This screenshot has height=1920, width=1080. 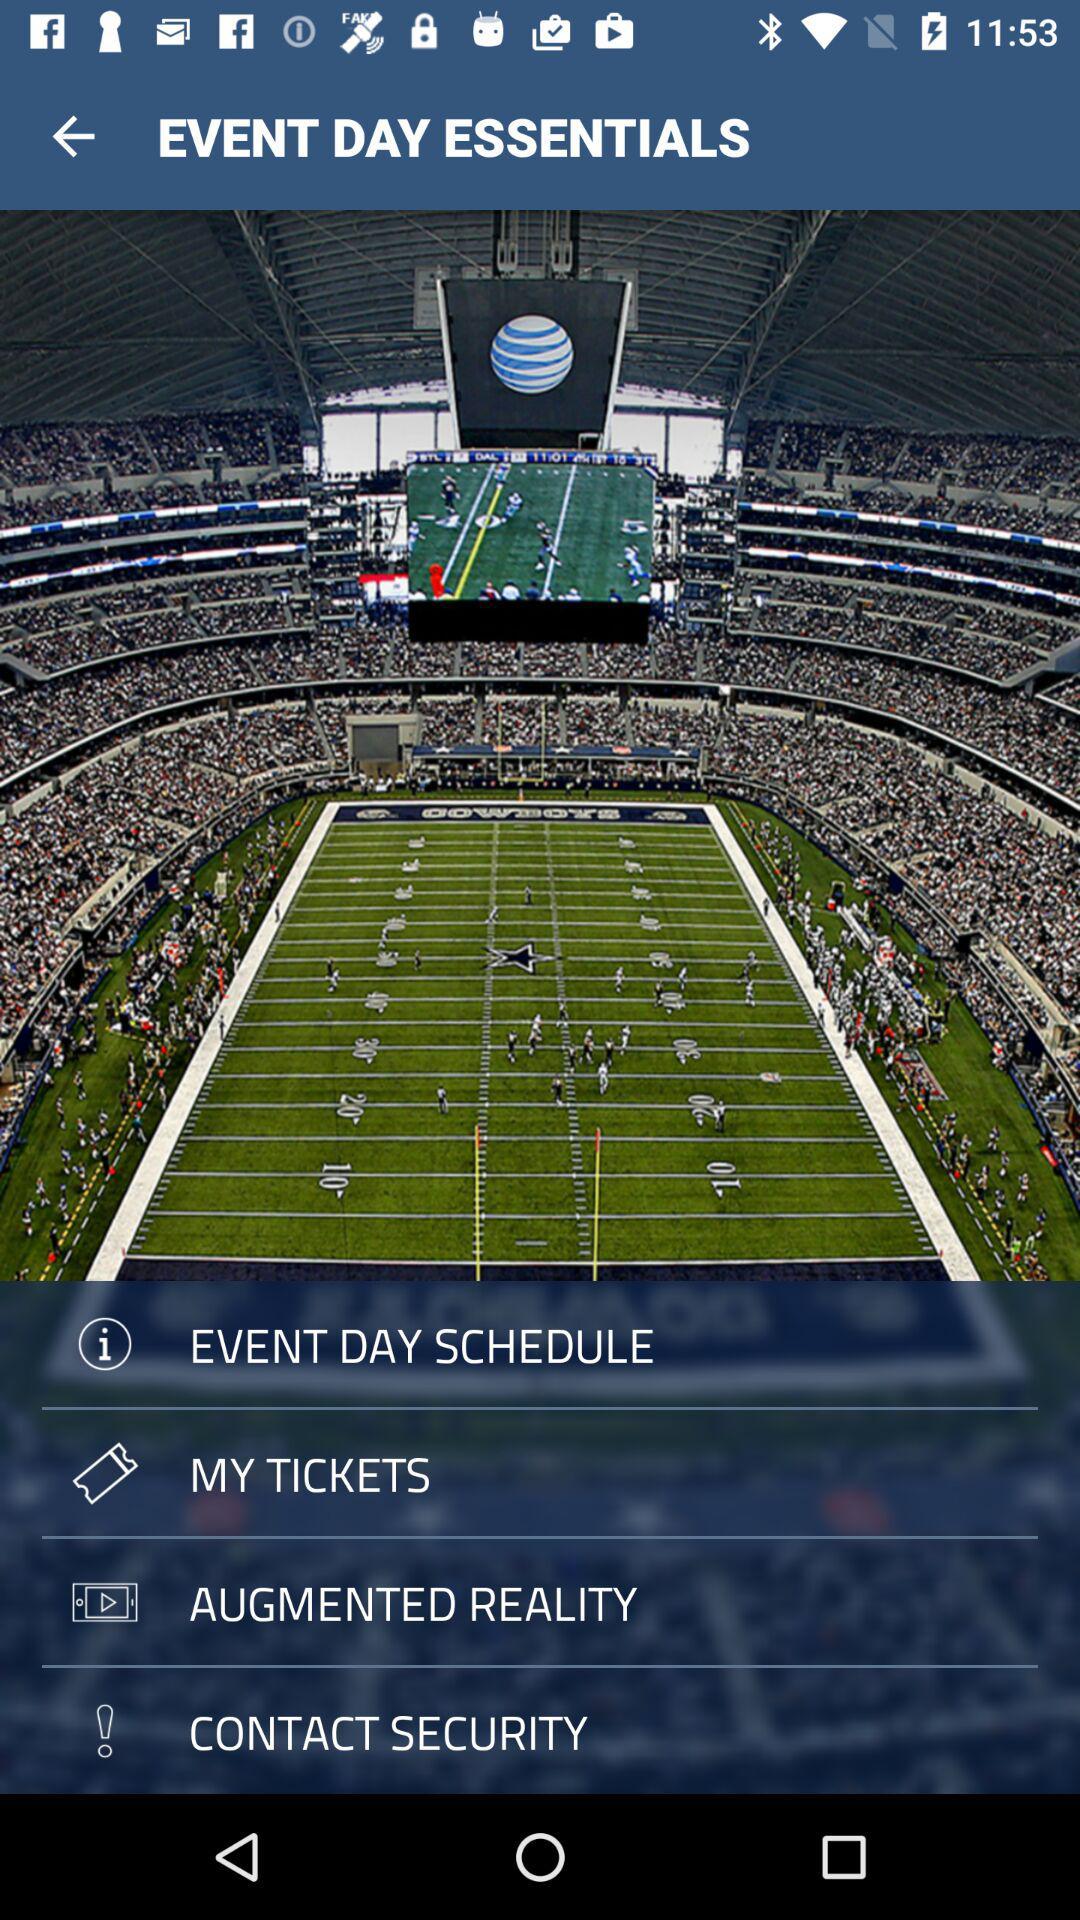 I want to click on augmented reality, so click(x=540, y=1602).